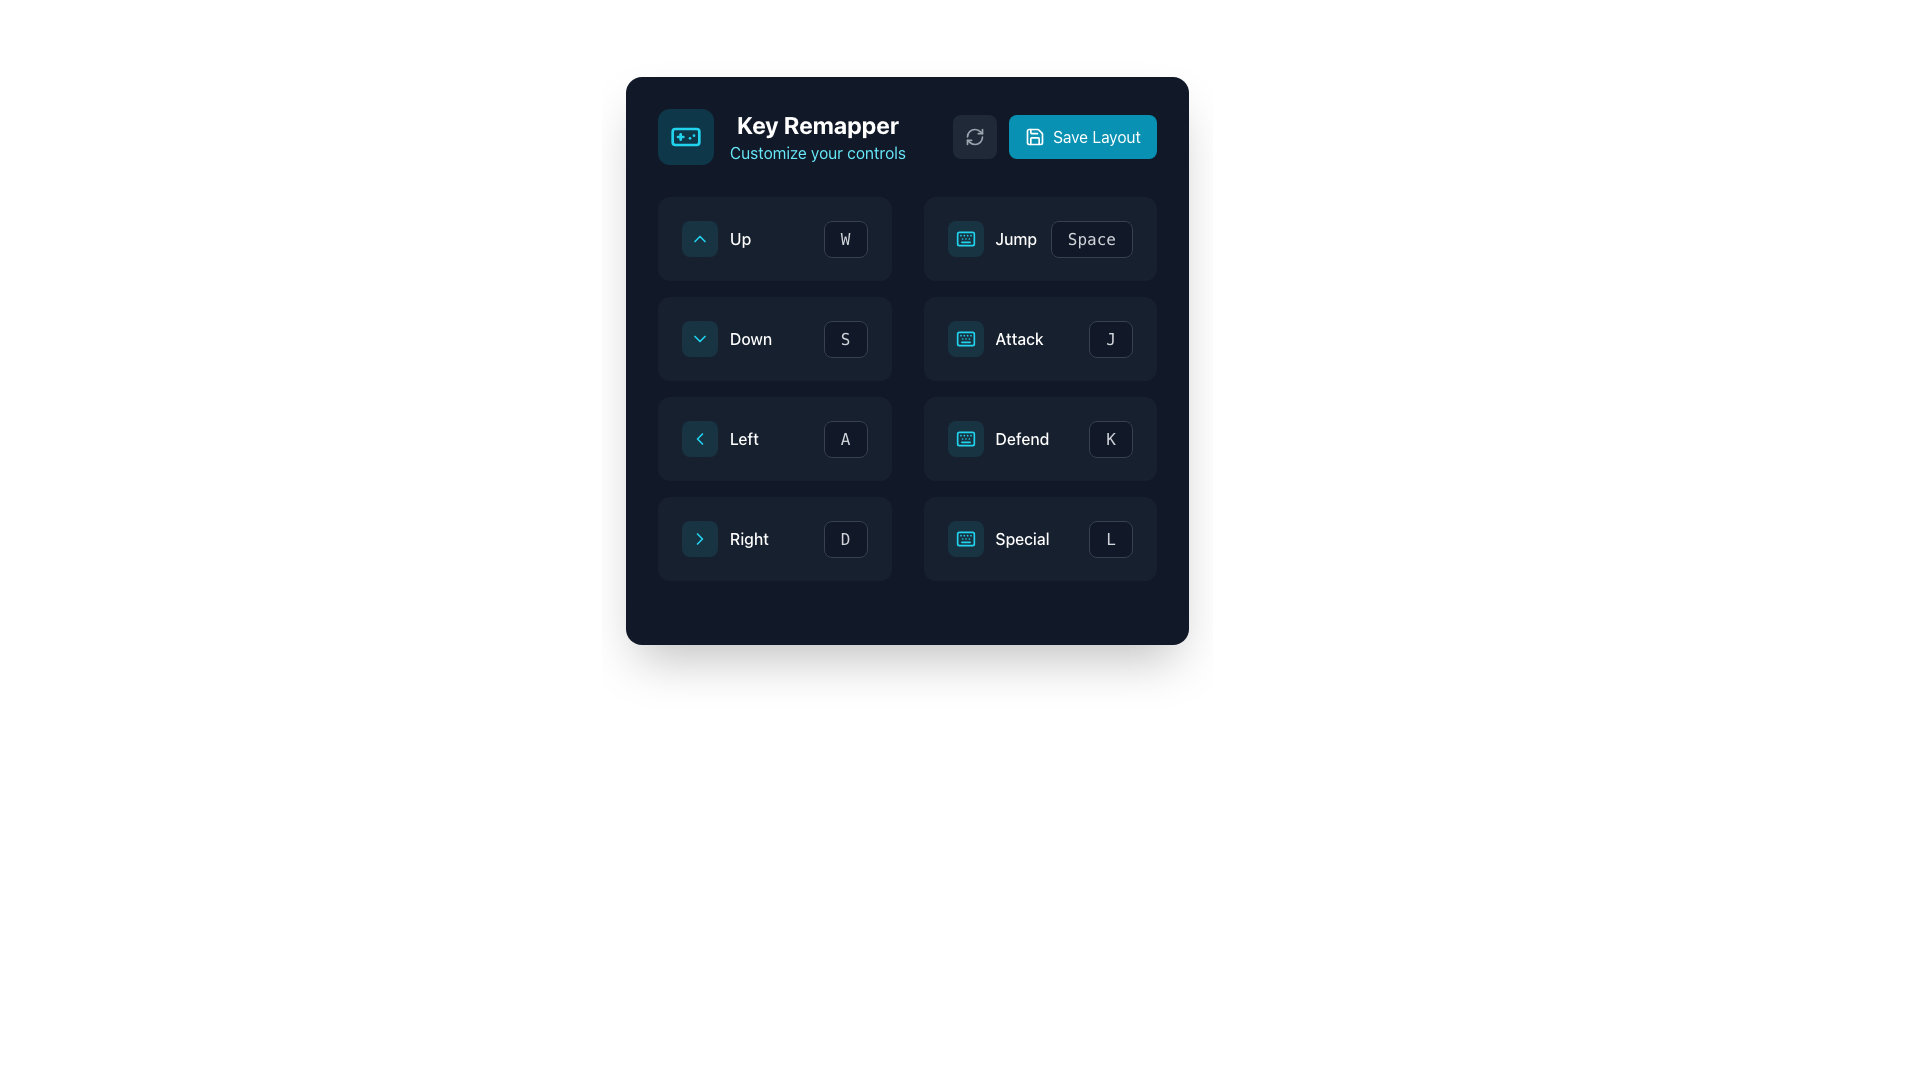  I want to click on the icon button located, so click(965, 538).